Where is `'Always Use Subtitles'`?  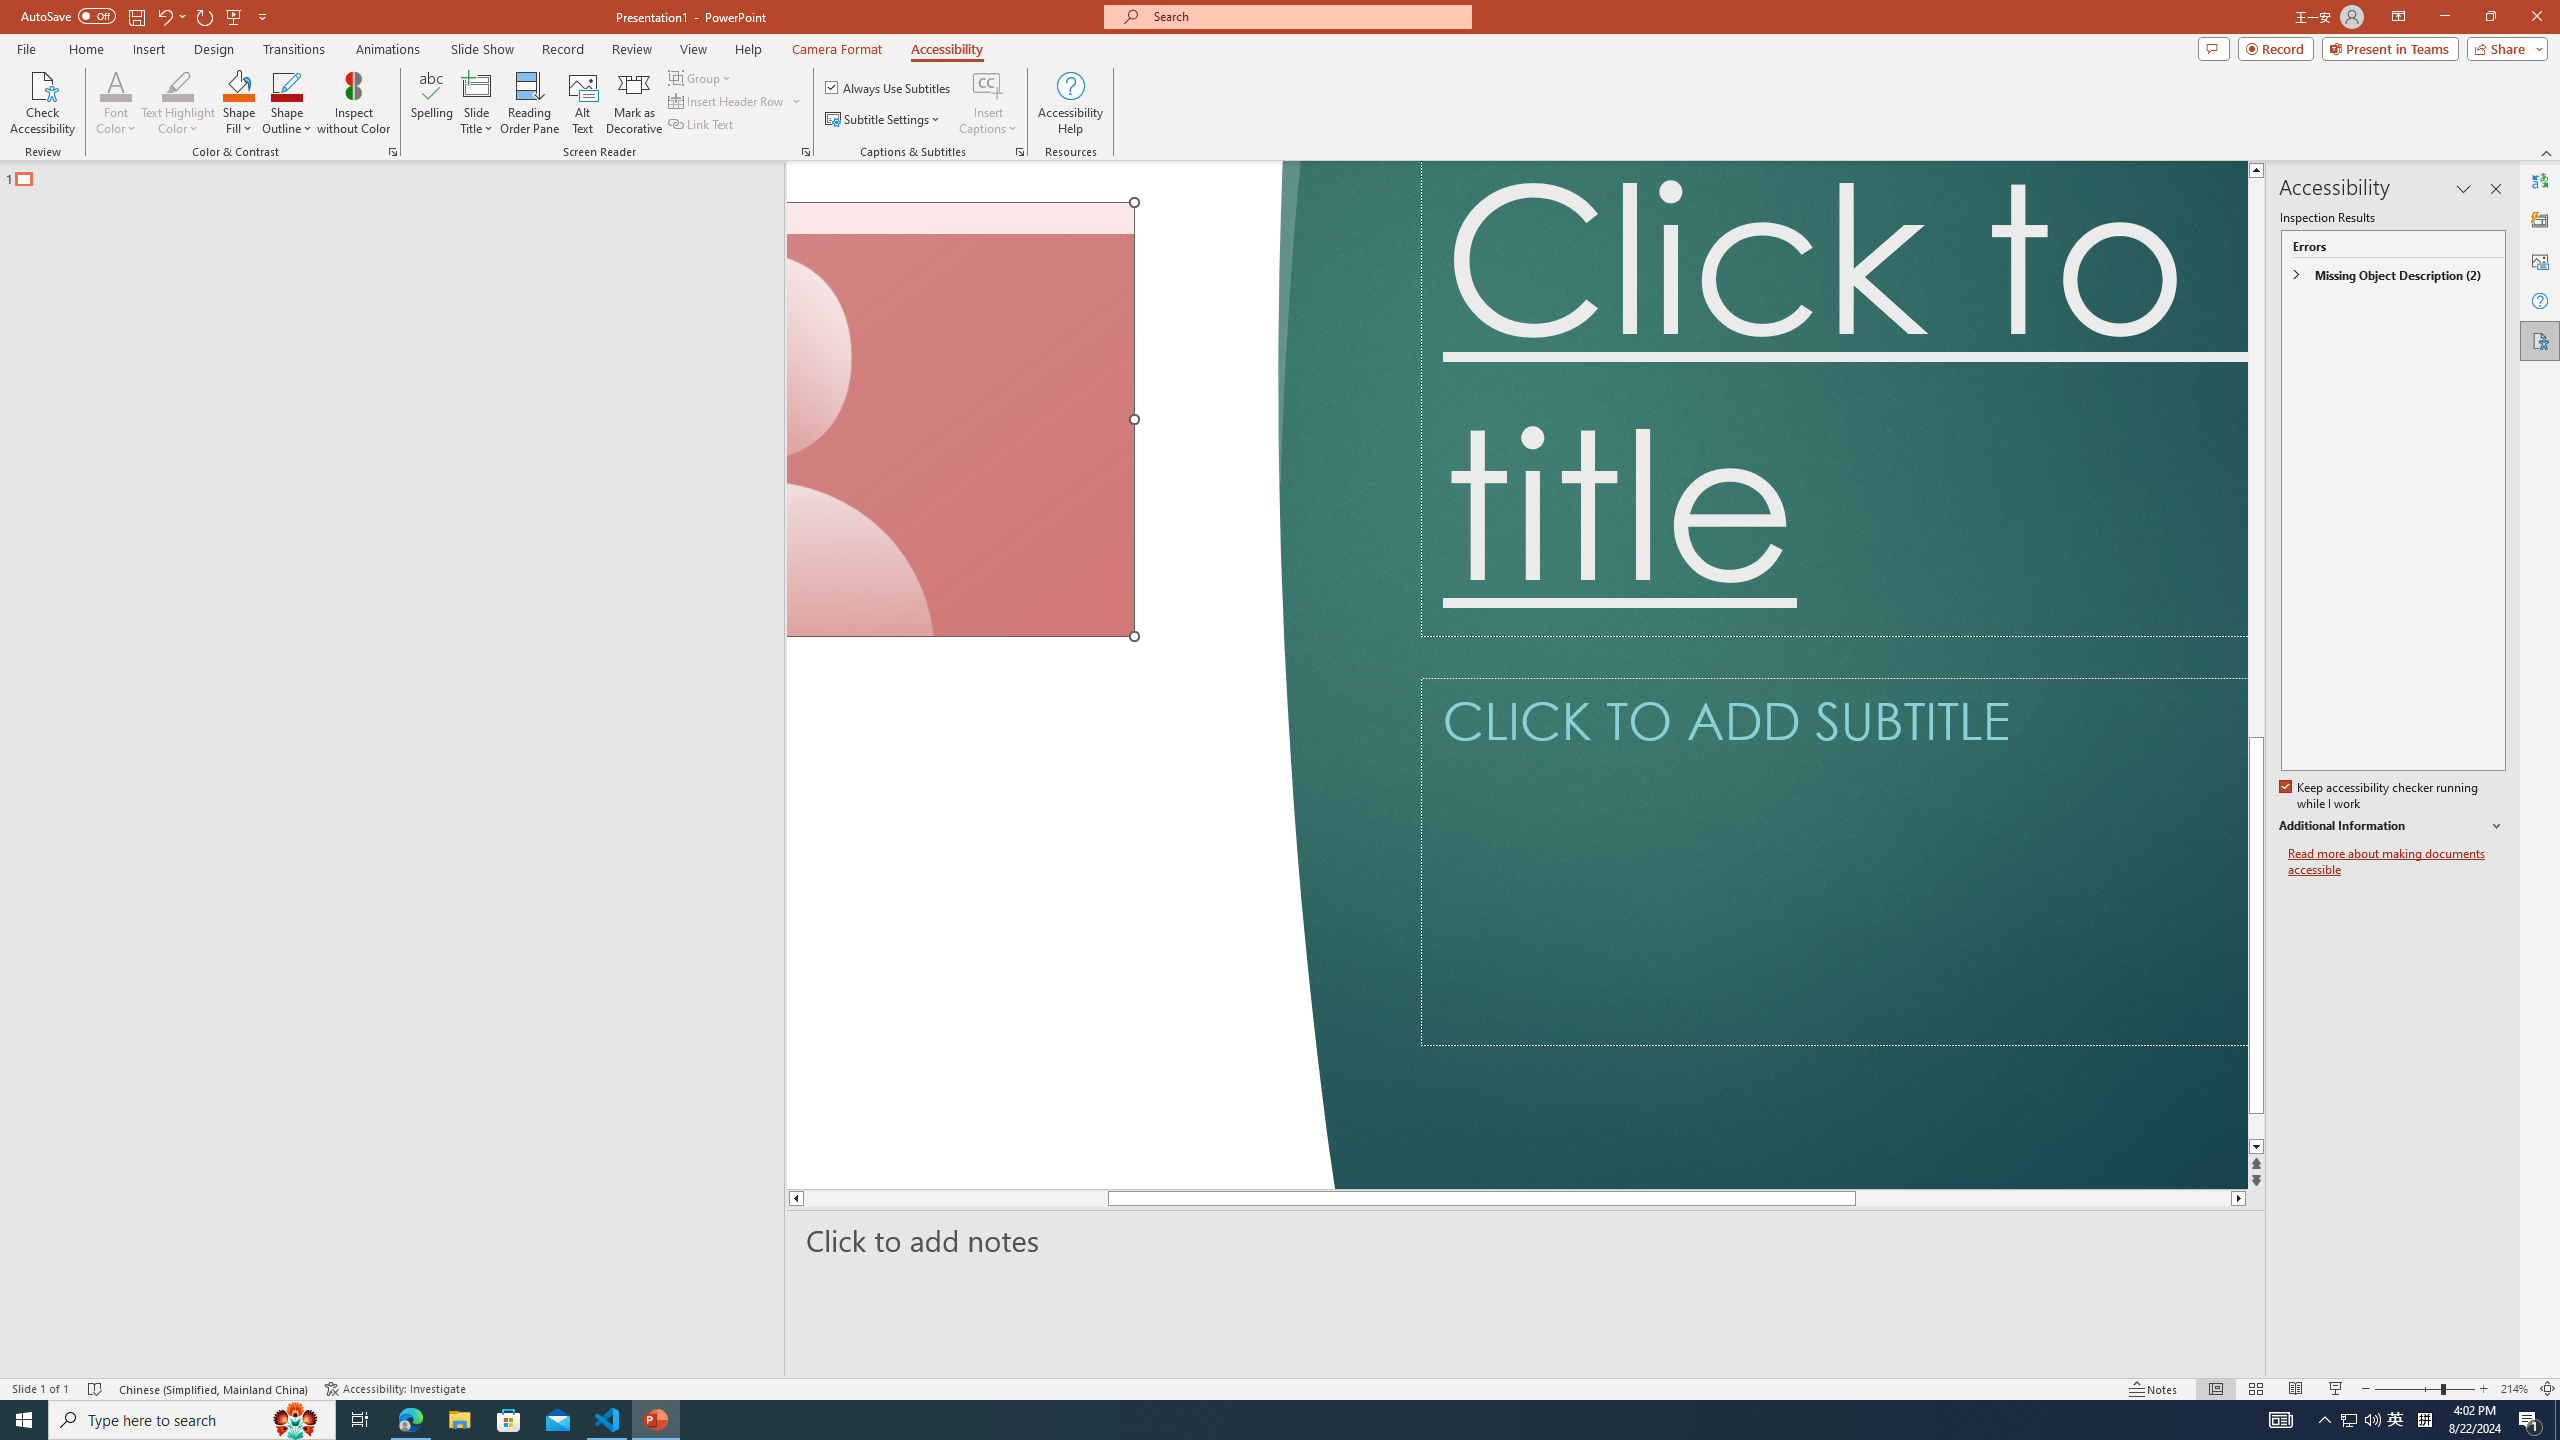 'Always Use Subtitles' is located at coordinates (888, 87).